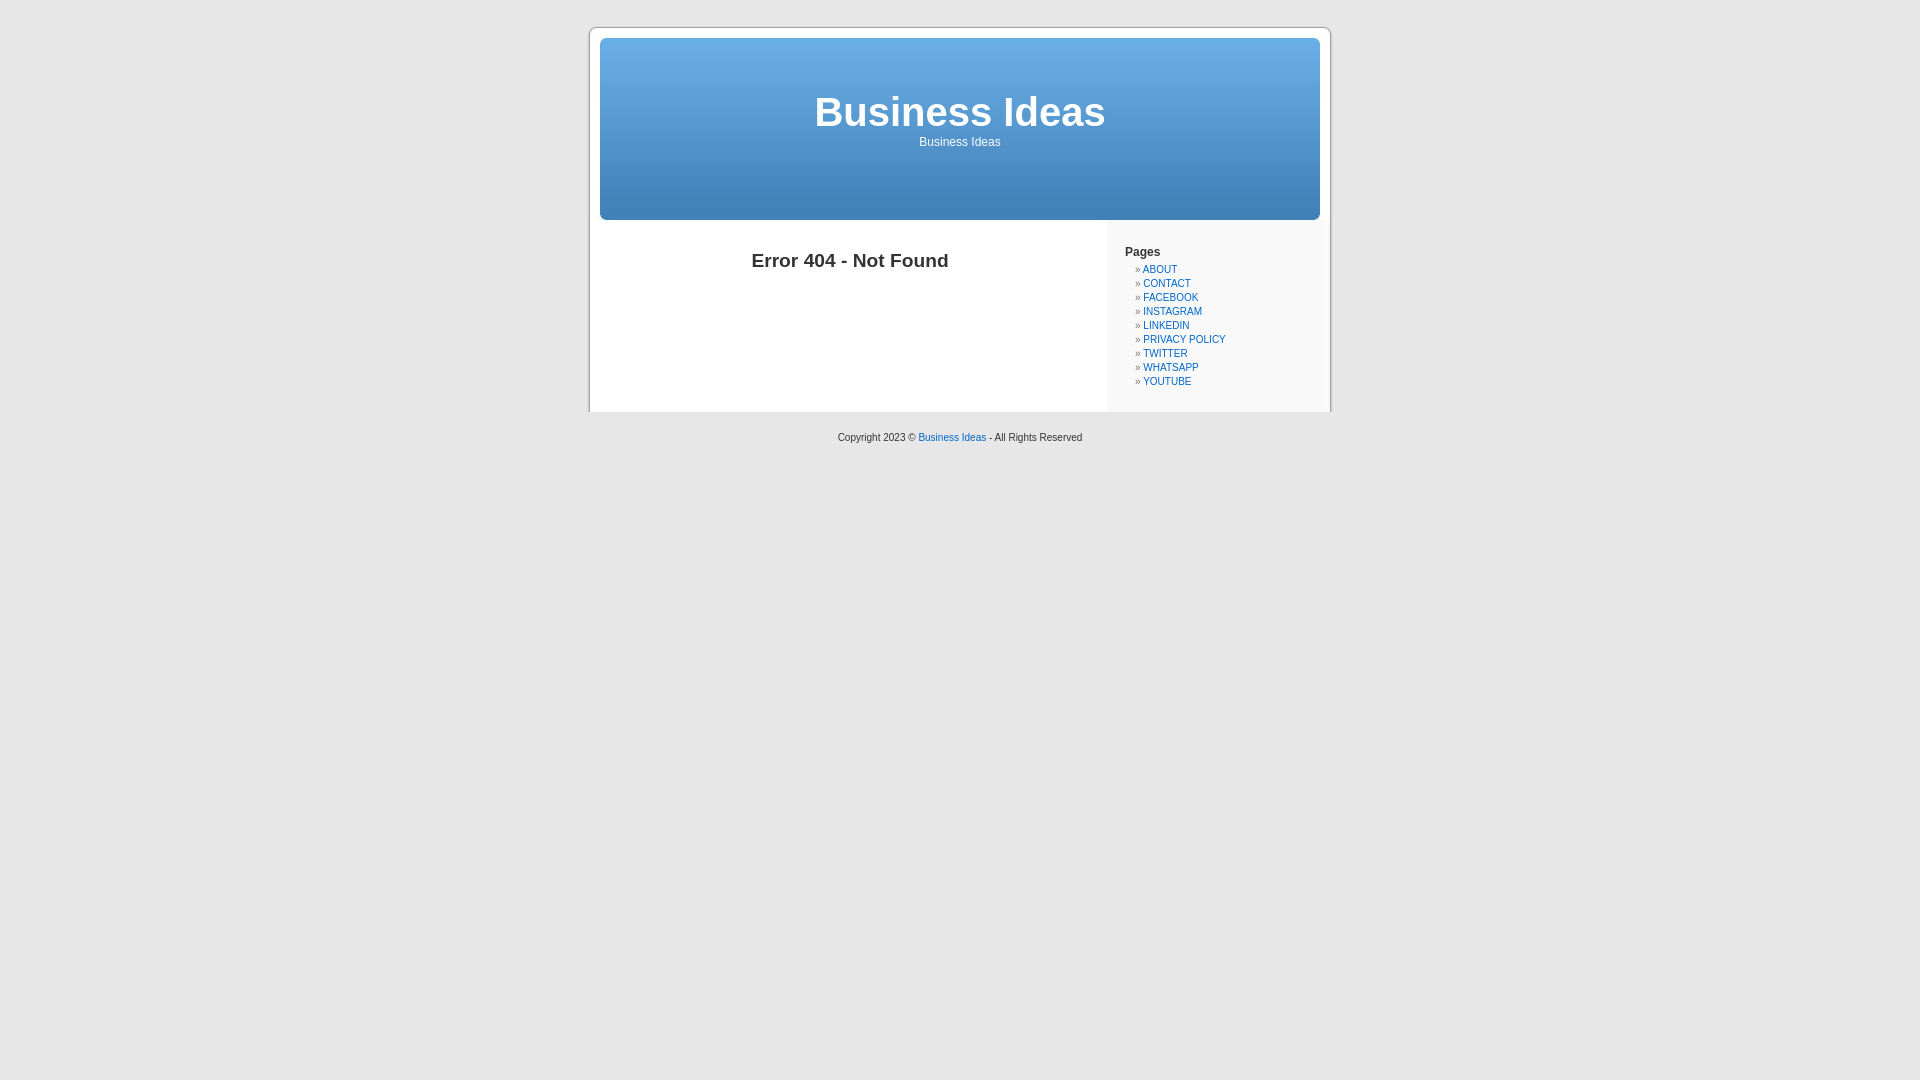 The height and width of the screenshot is (1080, 1920). I want to click on 'TWITTER', so click(1165, 352).